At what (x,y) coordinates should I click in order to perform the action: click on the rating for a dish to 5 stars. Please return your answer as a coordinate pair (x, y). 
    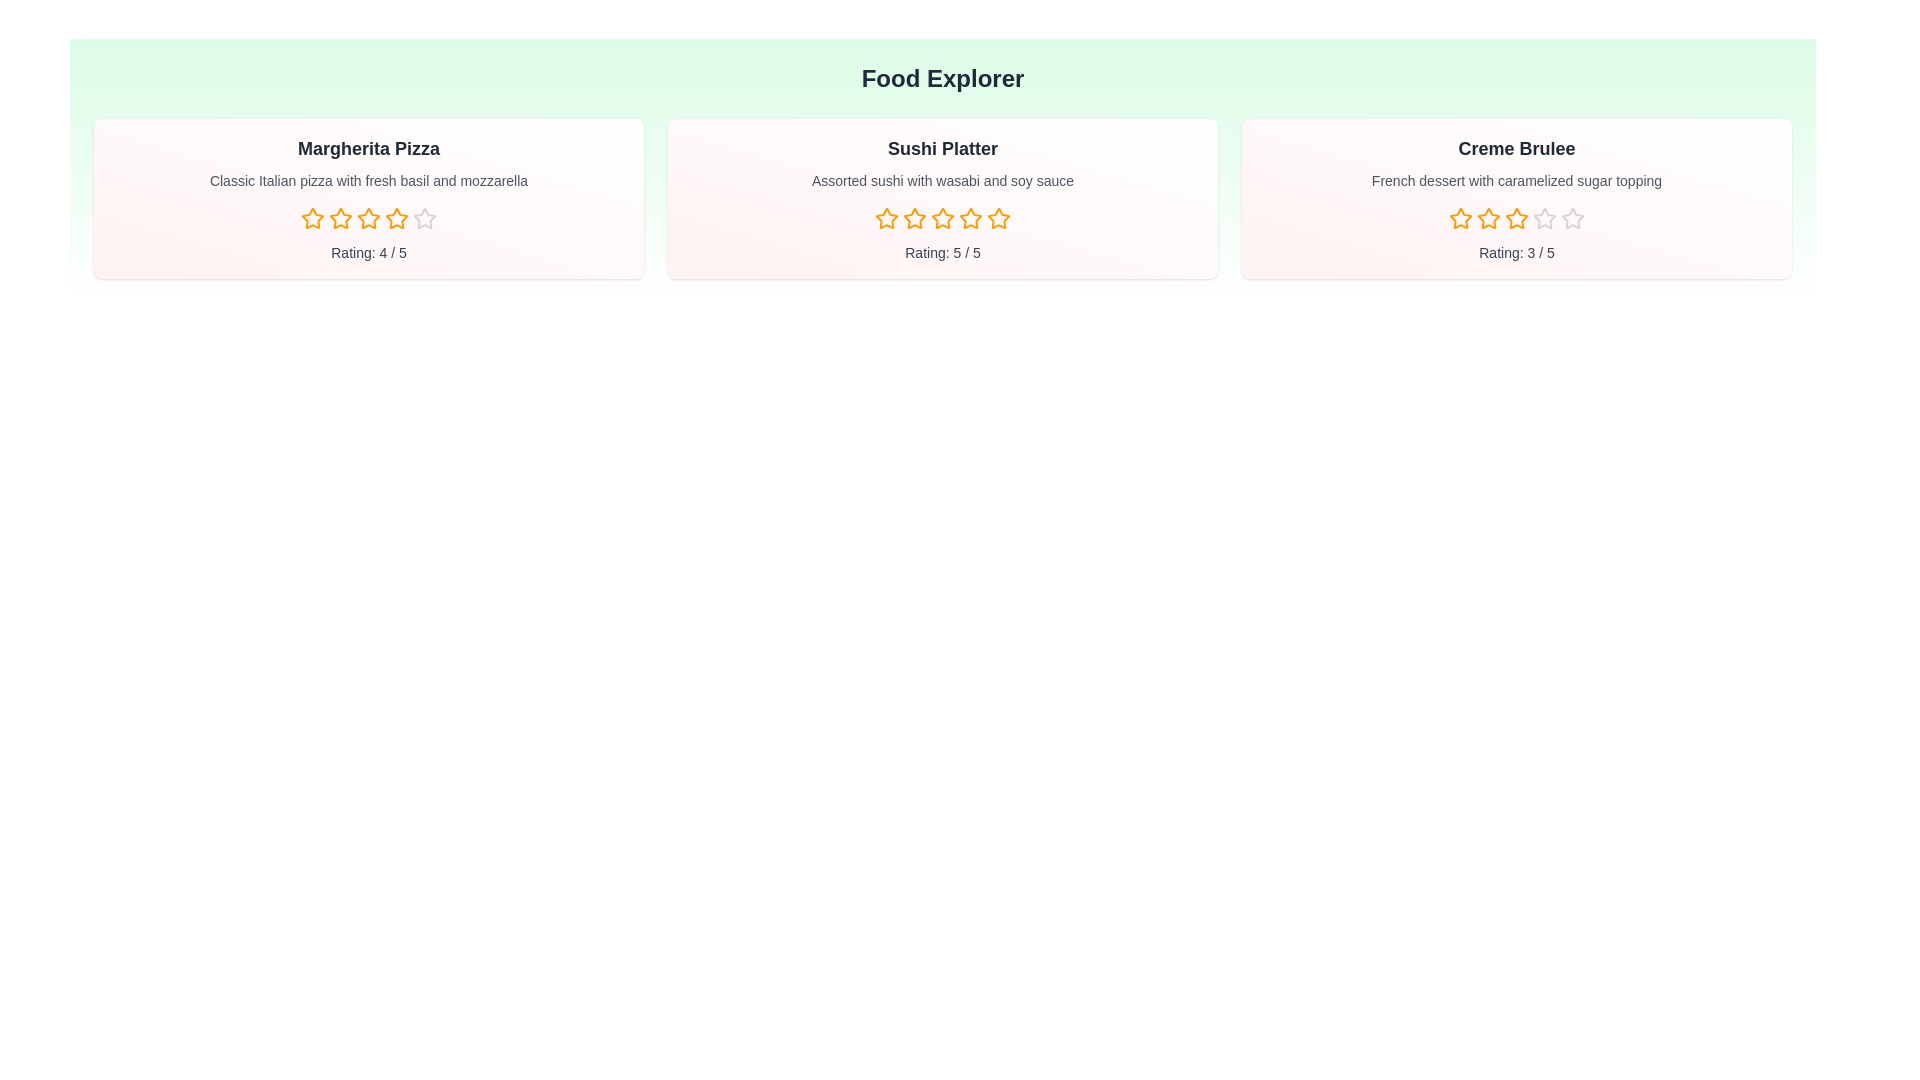
    Looking at the image, I should click on (424, 219).